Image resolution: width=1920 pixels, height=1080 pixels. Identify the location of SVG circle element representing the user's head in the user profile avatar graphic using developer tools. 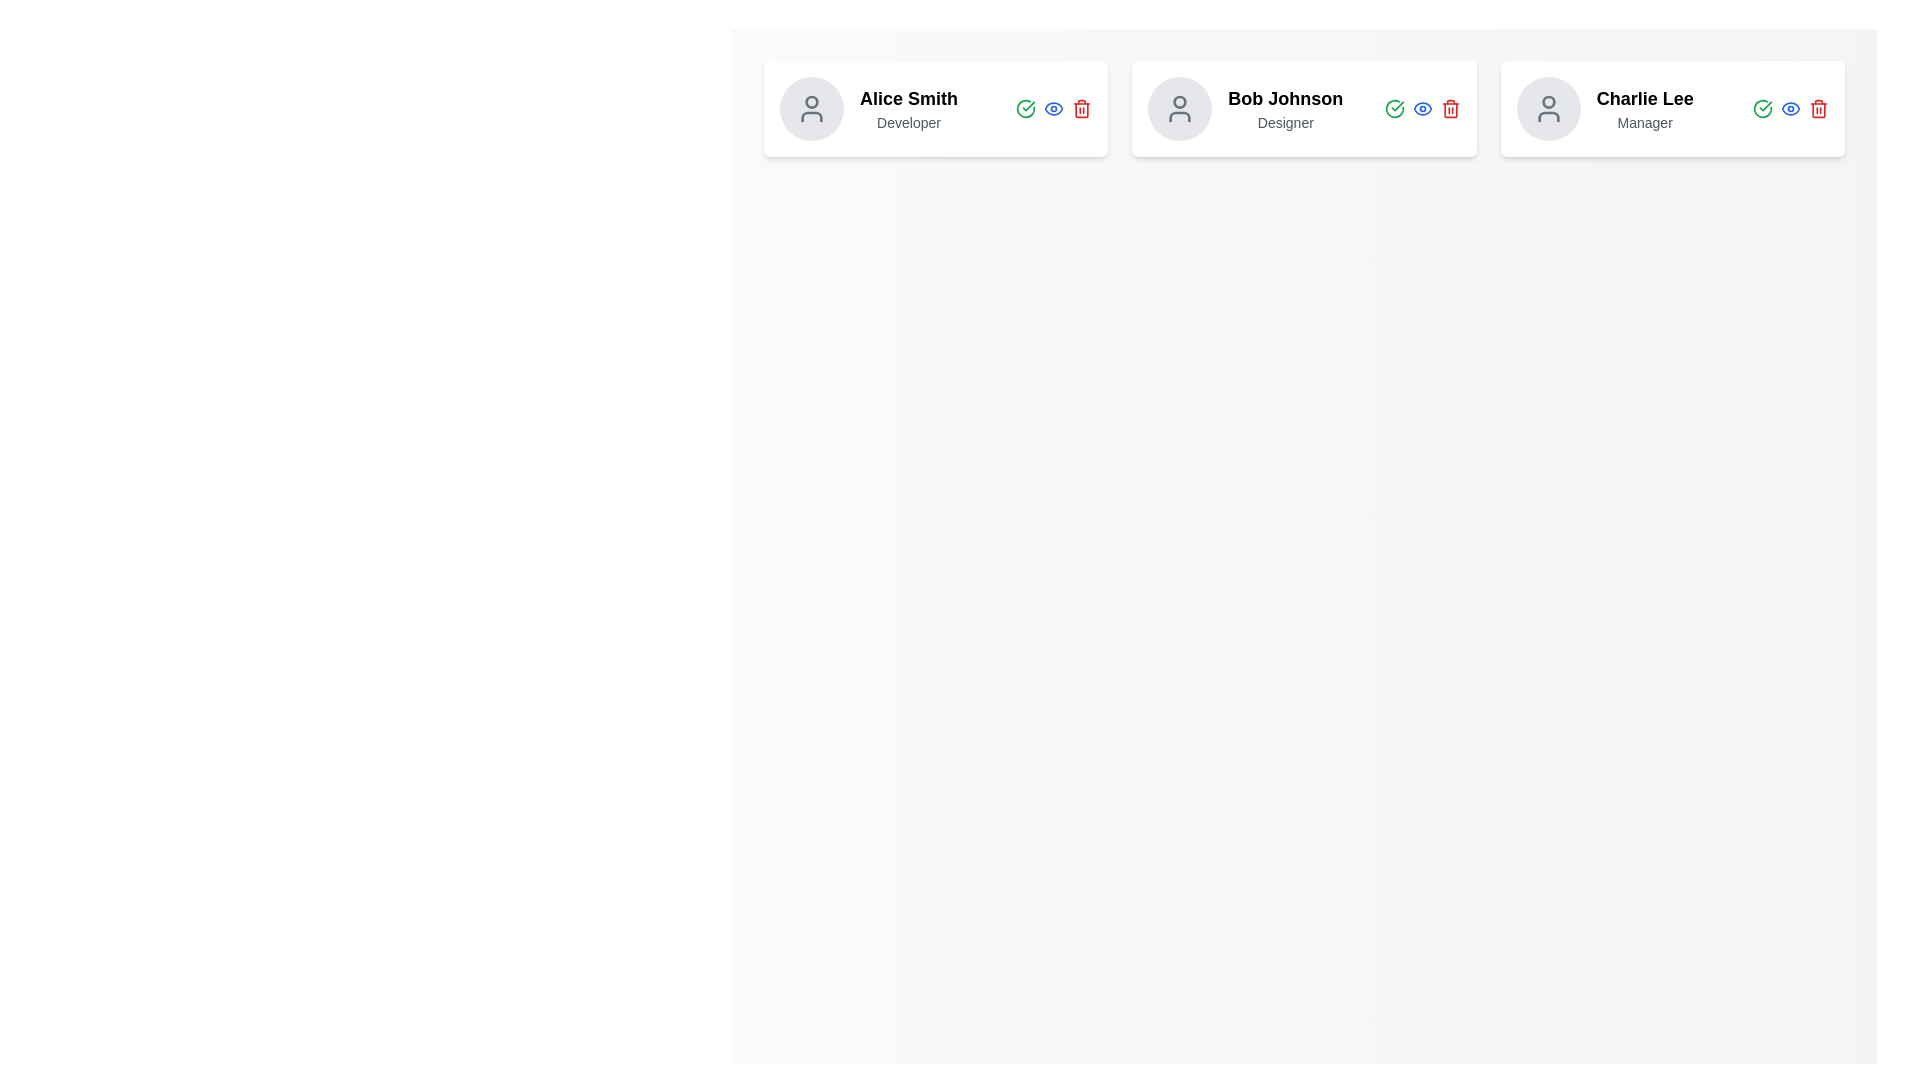
(1547, 102).